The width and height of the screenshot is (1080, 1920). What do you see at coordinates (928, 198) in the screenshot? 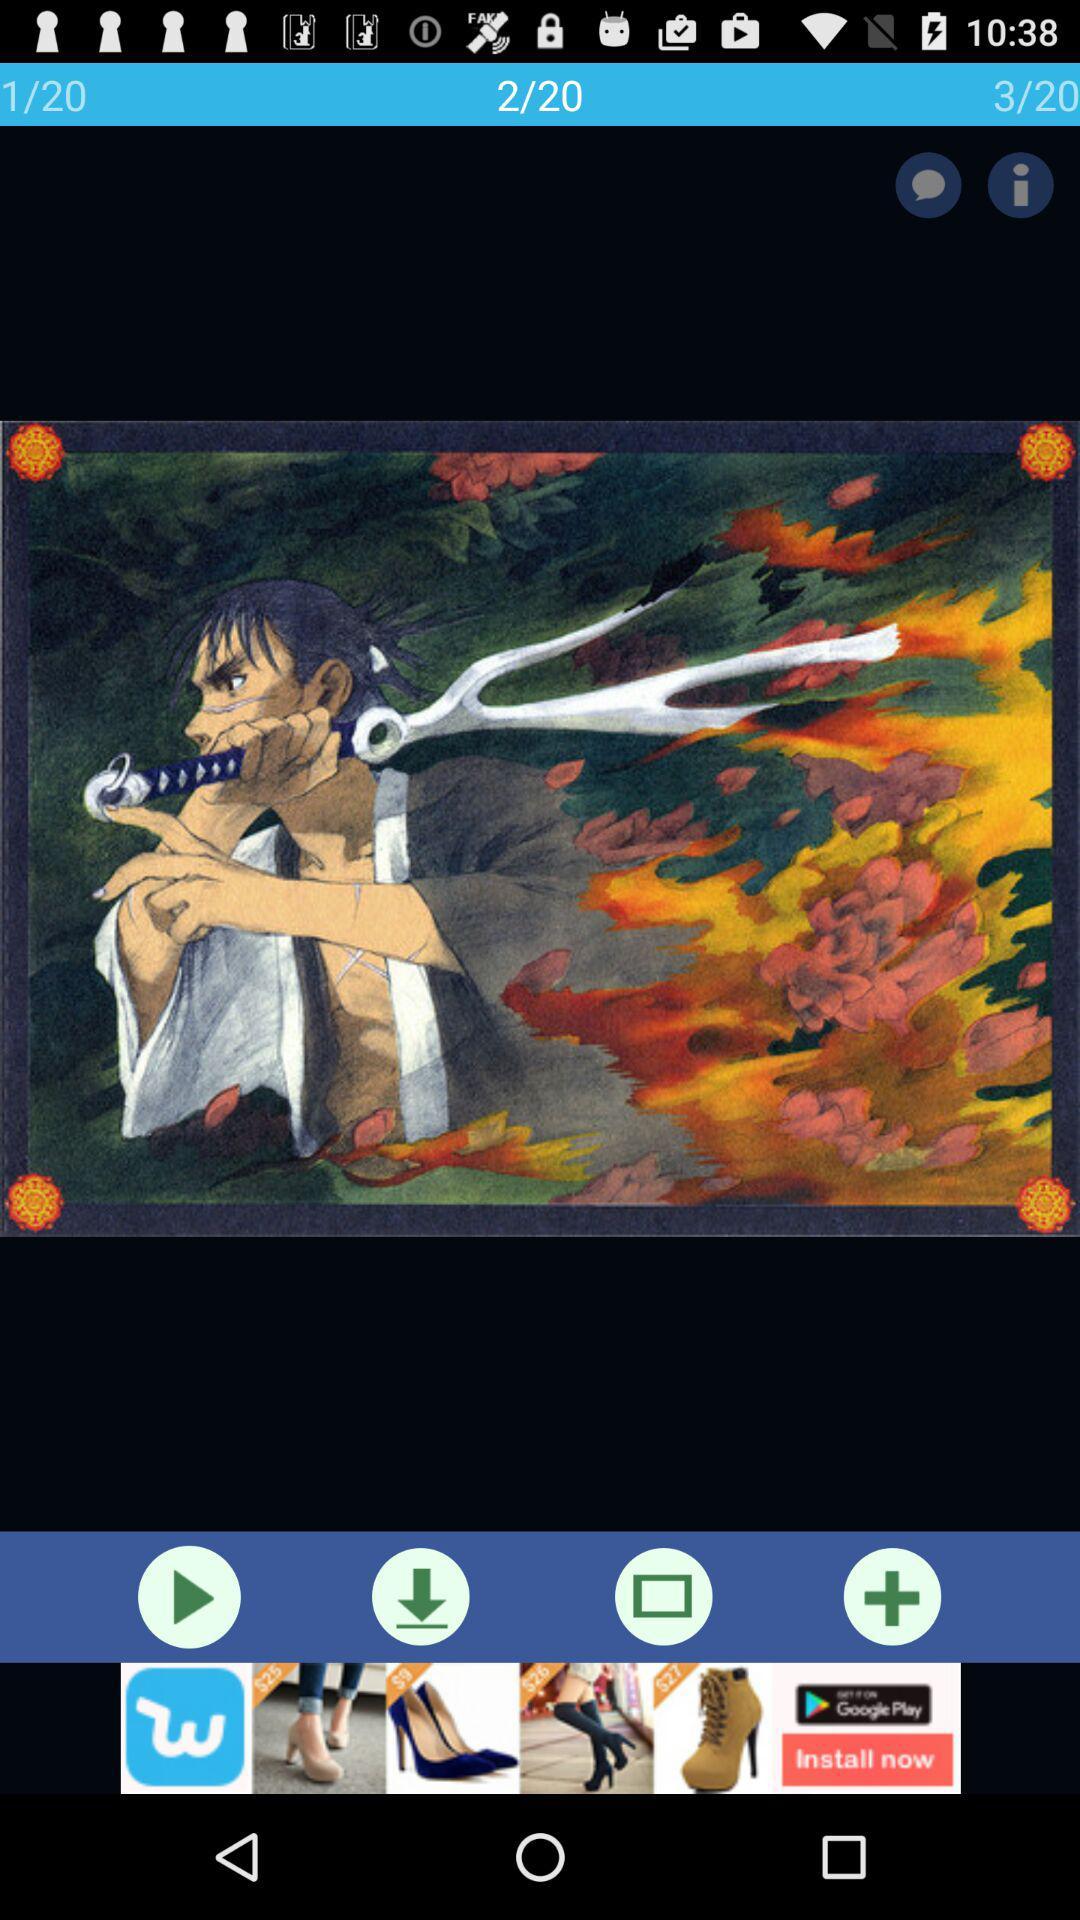
I see `the chat icon` at bounding box center [928, 198].